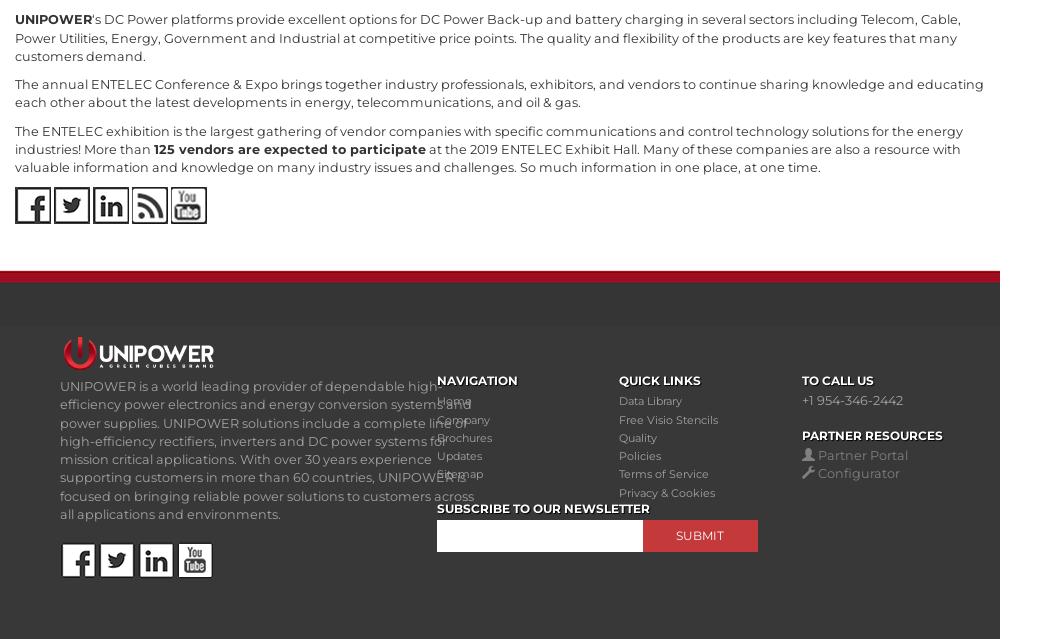 The image size is (1055, 639). Describe the element at coordinates (478, 379) in the screenshot. I see `'Navigation'` at that location.